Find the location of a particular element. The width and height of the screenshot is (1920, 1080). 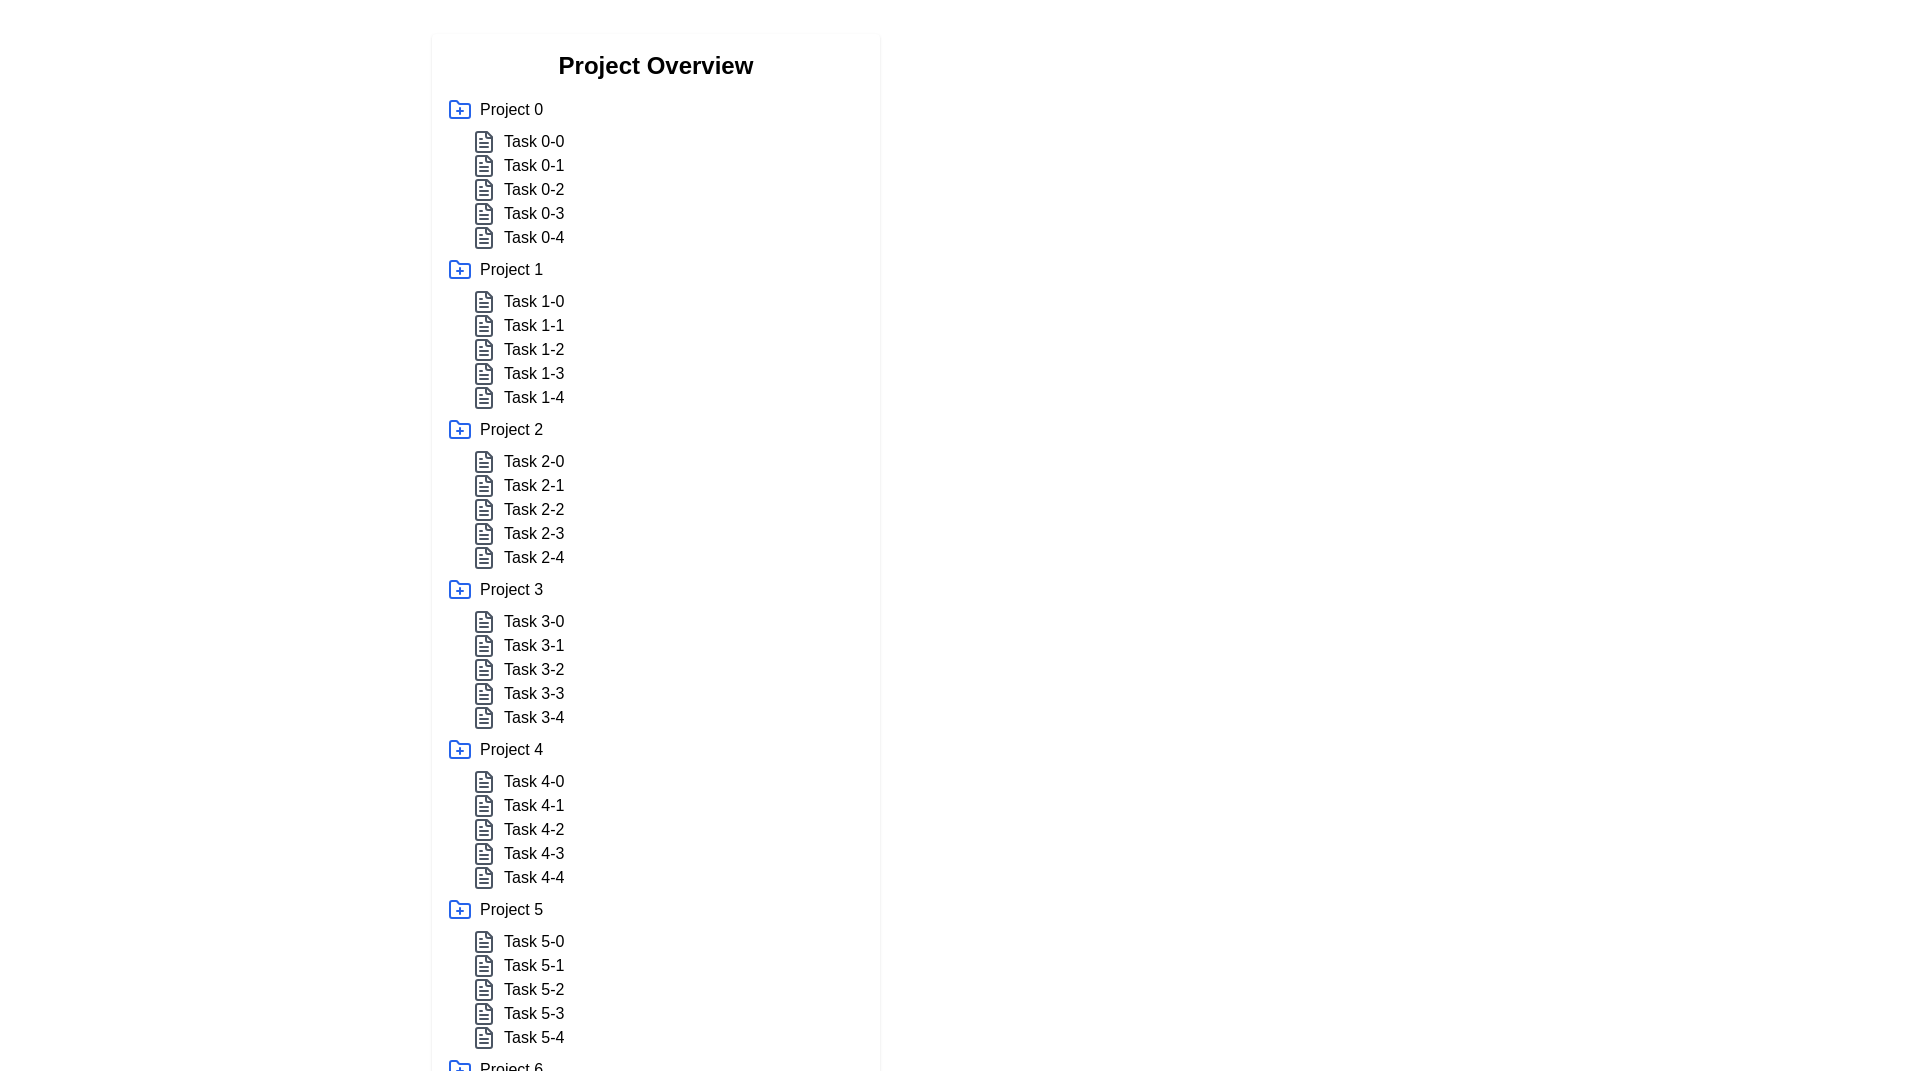

the icon representing 'Task 3-3' located to the left of the label in the task list under 'Project 3' is located at coordinates (484, 693).